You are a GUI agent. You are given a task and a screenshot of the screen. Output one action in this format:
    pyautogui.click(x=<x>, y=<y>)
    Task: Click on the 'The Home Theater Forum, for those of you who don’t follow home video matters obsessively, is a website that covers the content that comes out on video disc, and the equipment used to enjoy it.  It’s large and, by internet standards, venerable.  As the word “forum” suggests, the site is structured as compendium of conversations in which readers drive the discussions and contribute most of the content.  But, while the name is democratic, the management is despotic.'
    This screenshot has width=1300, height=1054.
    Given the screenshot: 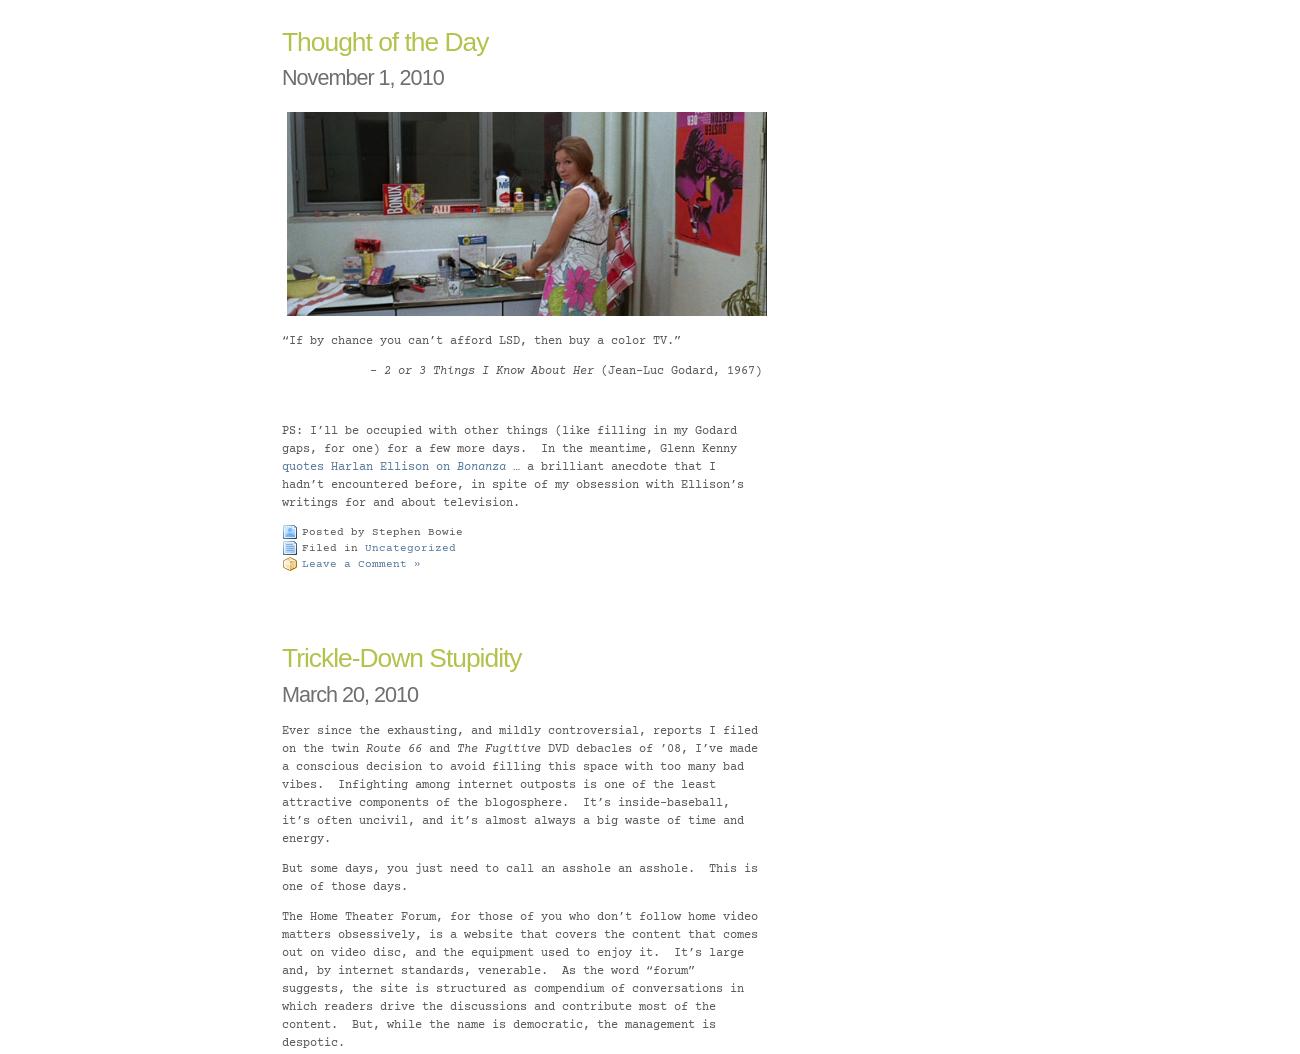 What is the action you would take?
    pyautogui.click(x=520, y=980)
    